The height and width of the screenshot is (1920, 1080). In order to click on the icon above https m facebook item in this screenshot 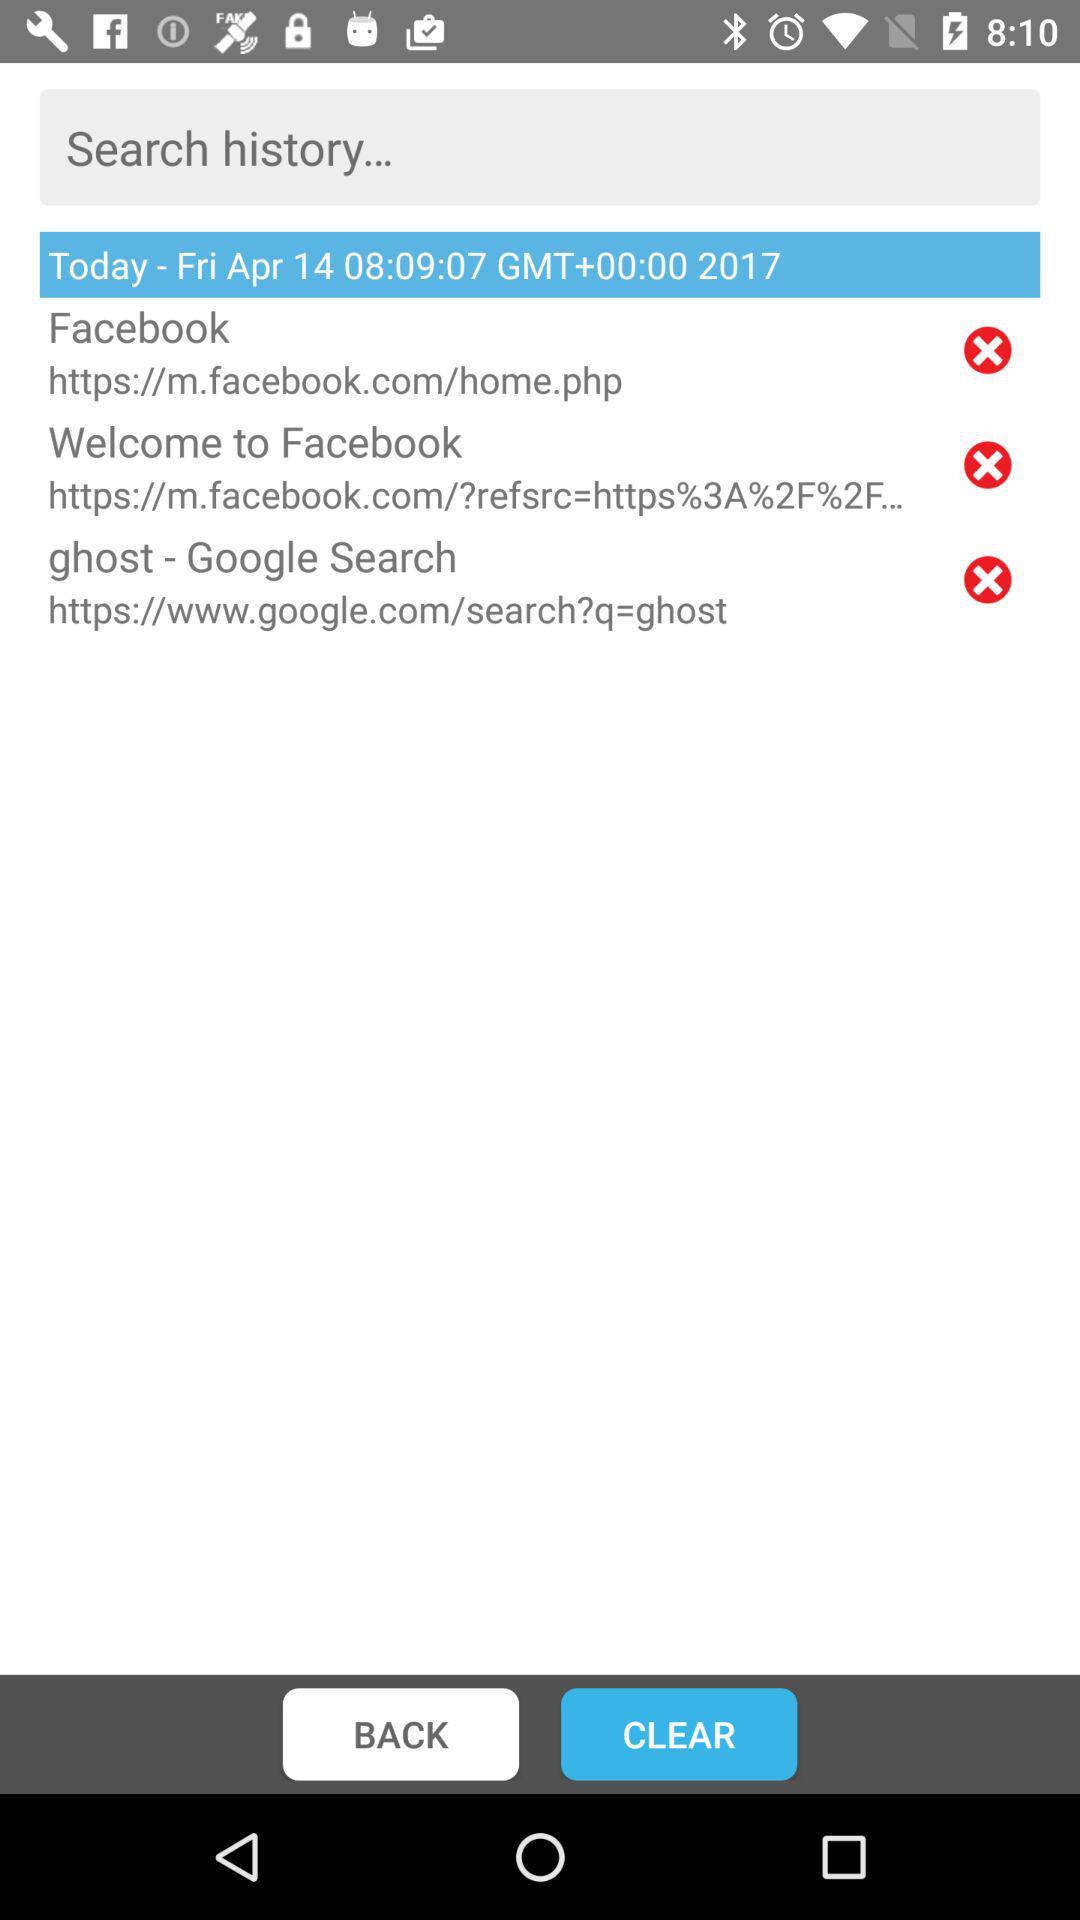, I will do `click(487, 440)`.